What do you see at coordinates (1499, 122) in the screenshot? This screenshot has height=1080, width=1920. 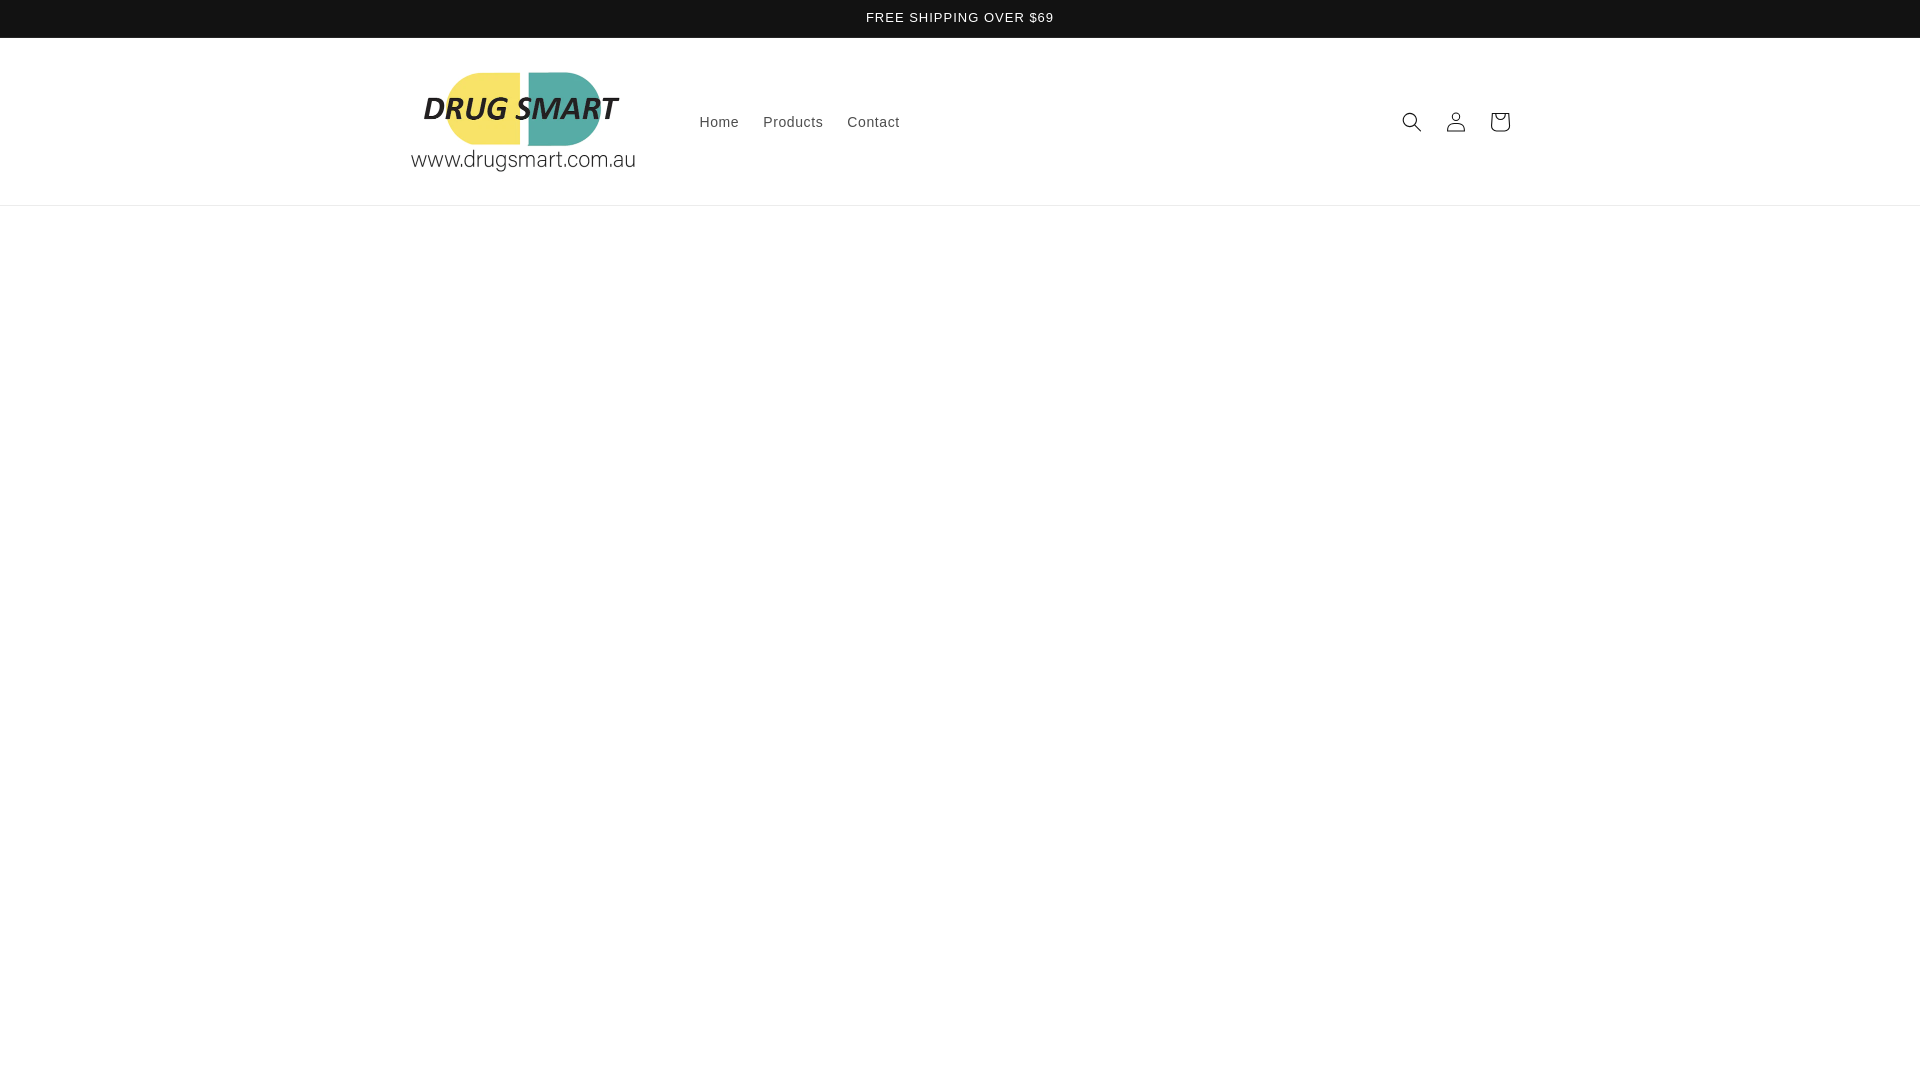 I see `'Cart'` at bounding box center [1499, 122].